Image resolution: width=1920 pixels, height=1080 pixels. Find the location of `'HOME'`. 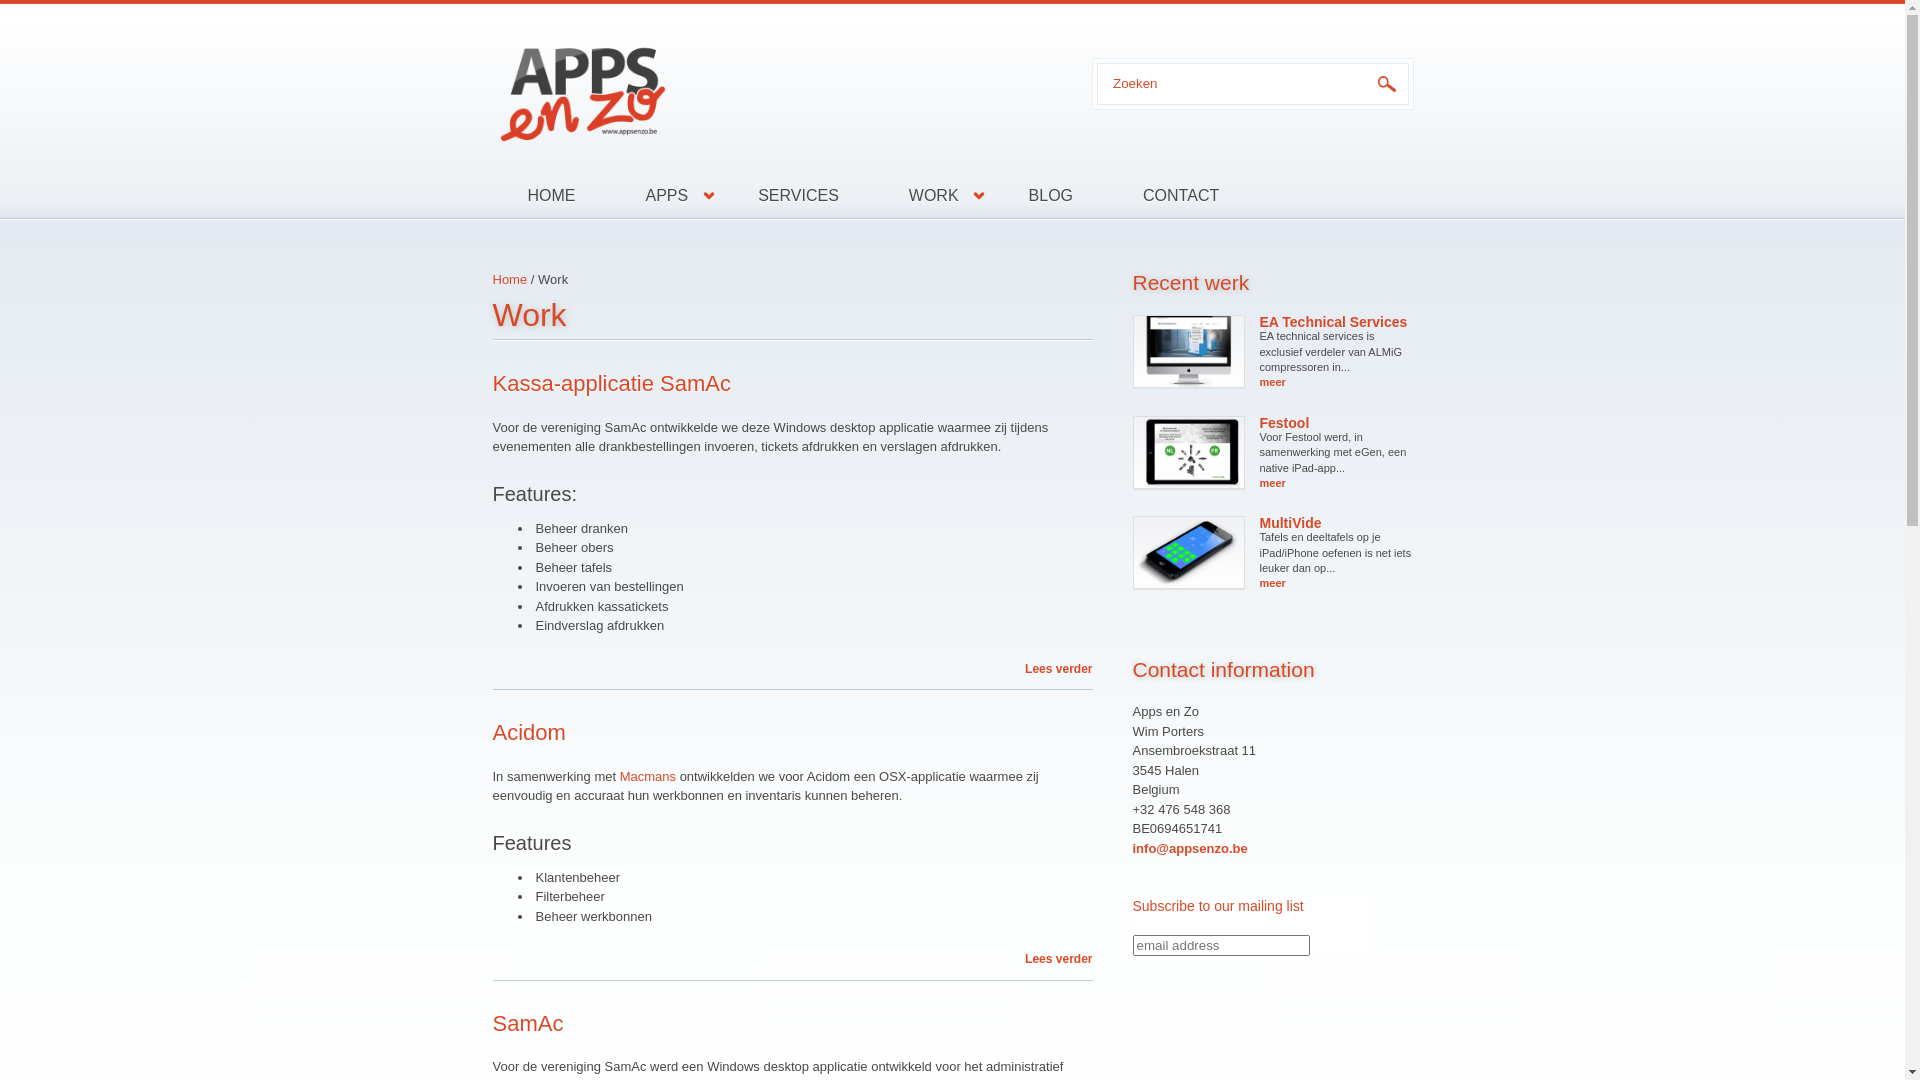

'HOME' is located at coordinates (551, 196).